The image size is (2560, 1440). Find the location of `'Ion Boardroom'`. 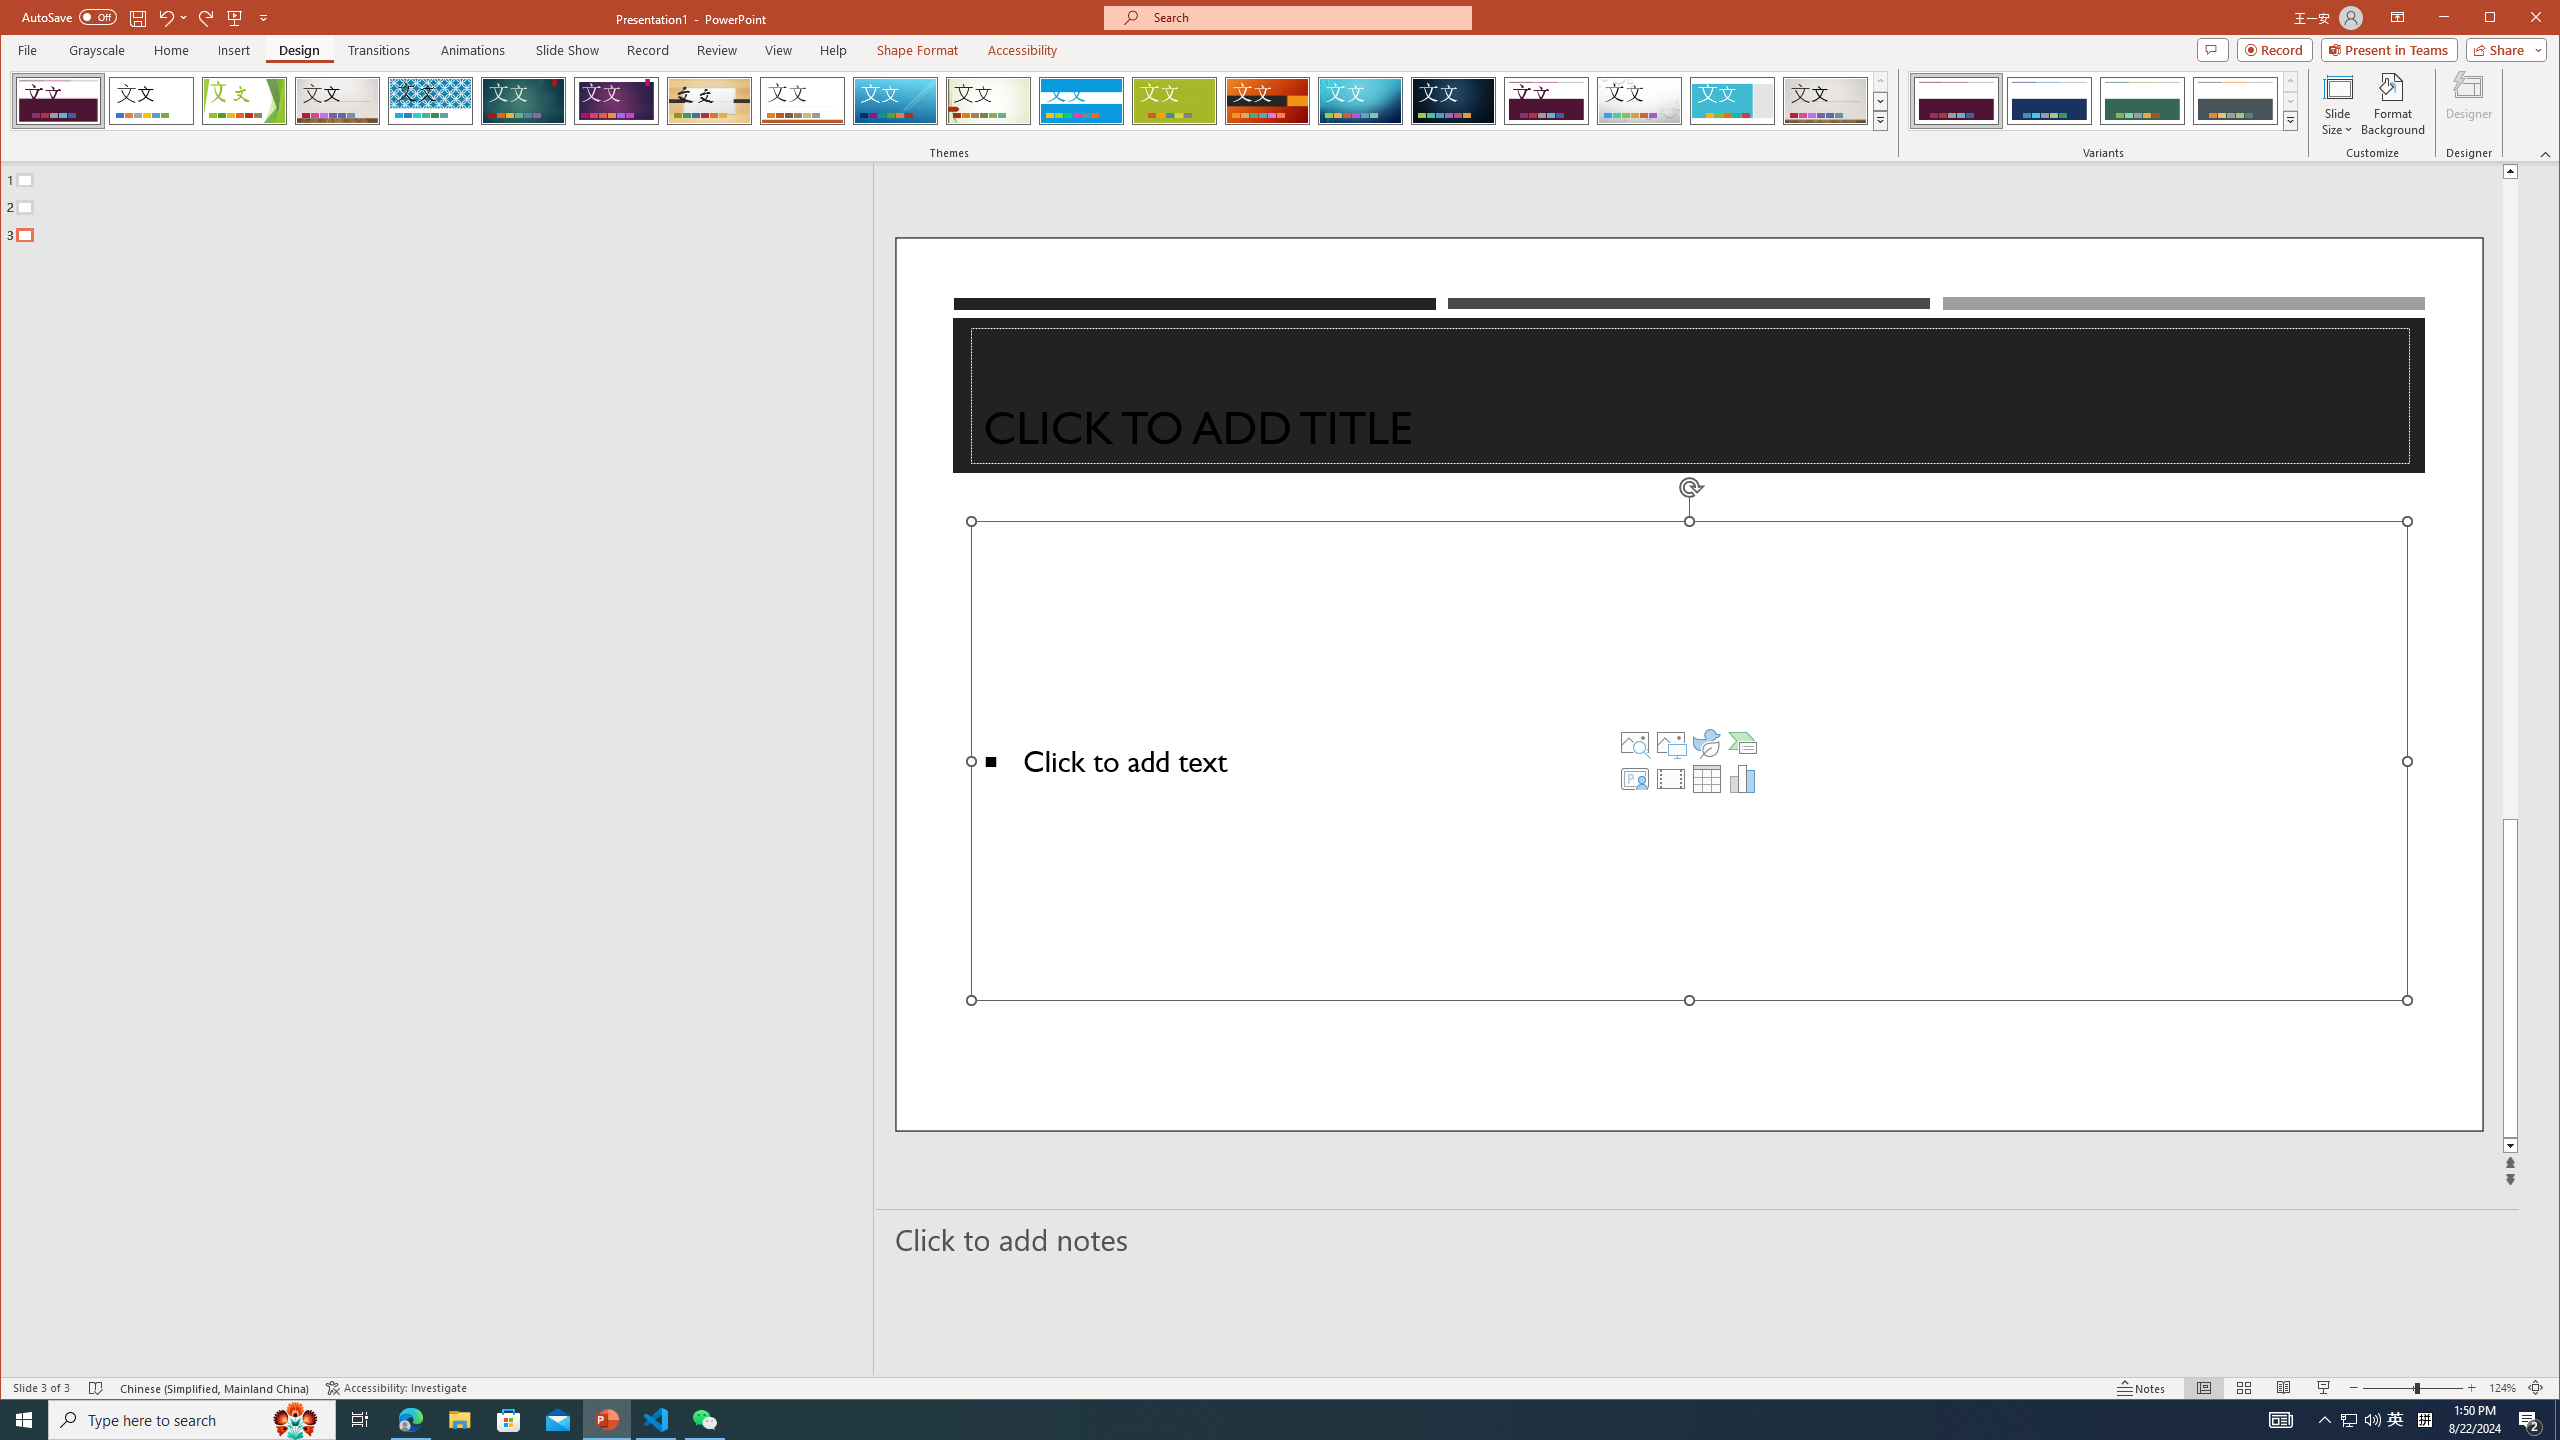

'Ion Boardroom' is located at coordinates (615, 100).